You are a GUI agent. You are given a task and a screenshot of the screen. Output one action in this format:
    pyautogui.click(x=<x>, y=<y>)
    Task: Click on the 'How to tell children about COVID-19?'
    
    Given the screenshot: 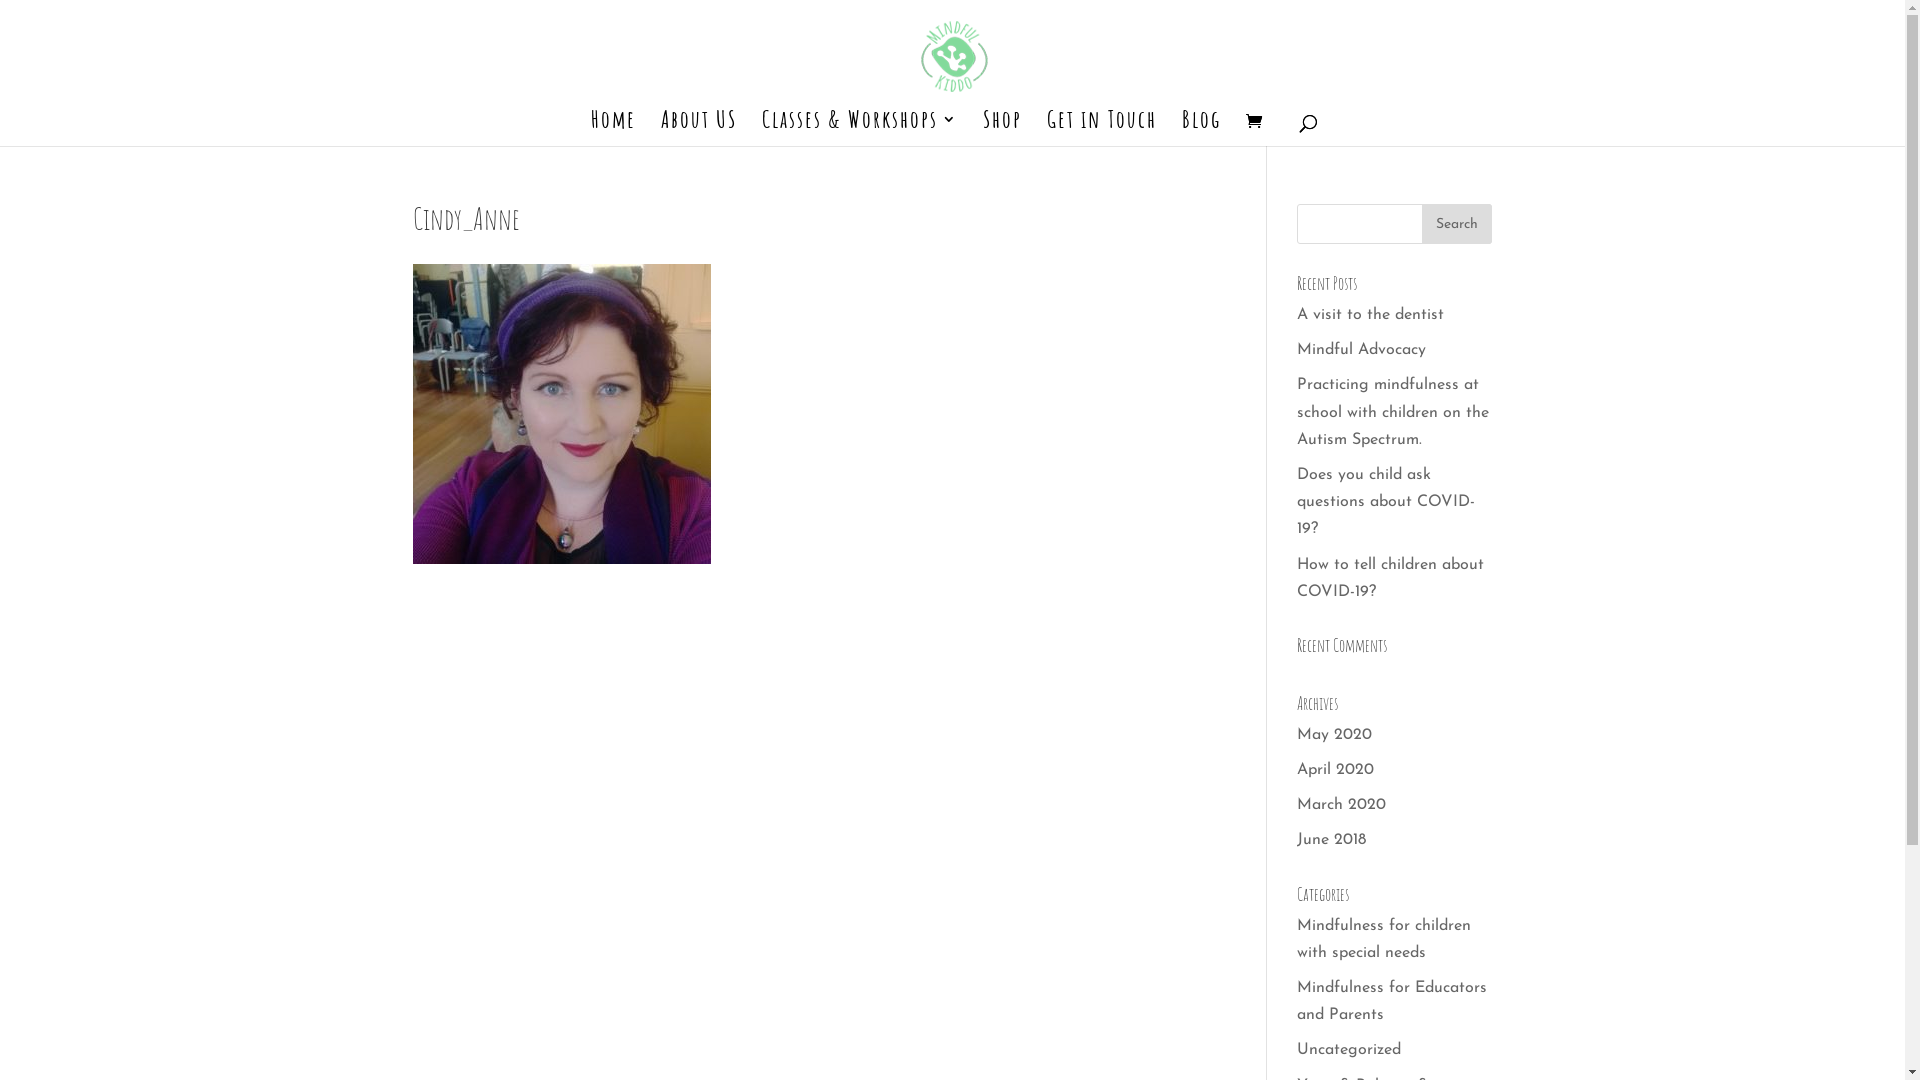 What is the action you would take?
    pyautogui.click(x=1296, y=577)
    